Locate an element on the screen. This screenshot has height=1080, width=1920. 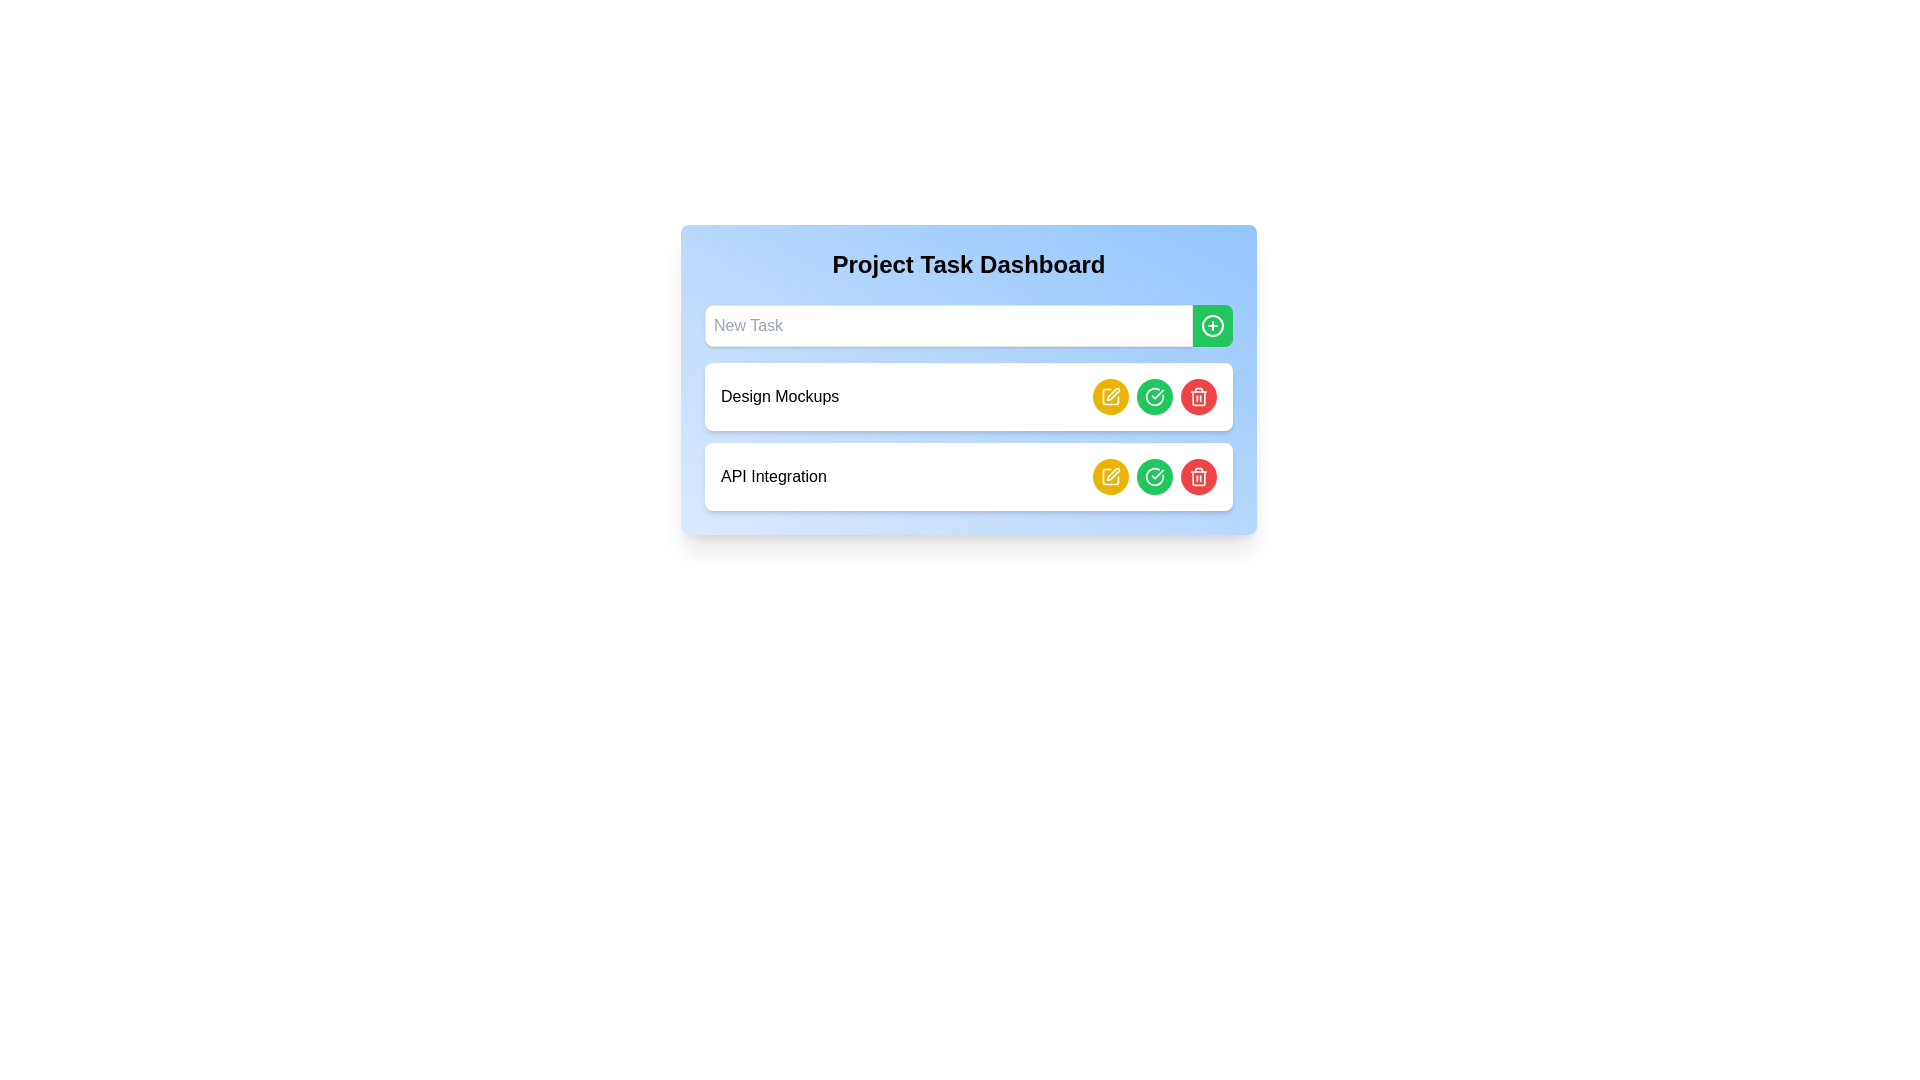
the button located at the top right corner of the 'New Task' input field is located at coordinates (1212, 325).